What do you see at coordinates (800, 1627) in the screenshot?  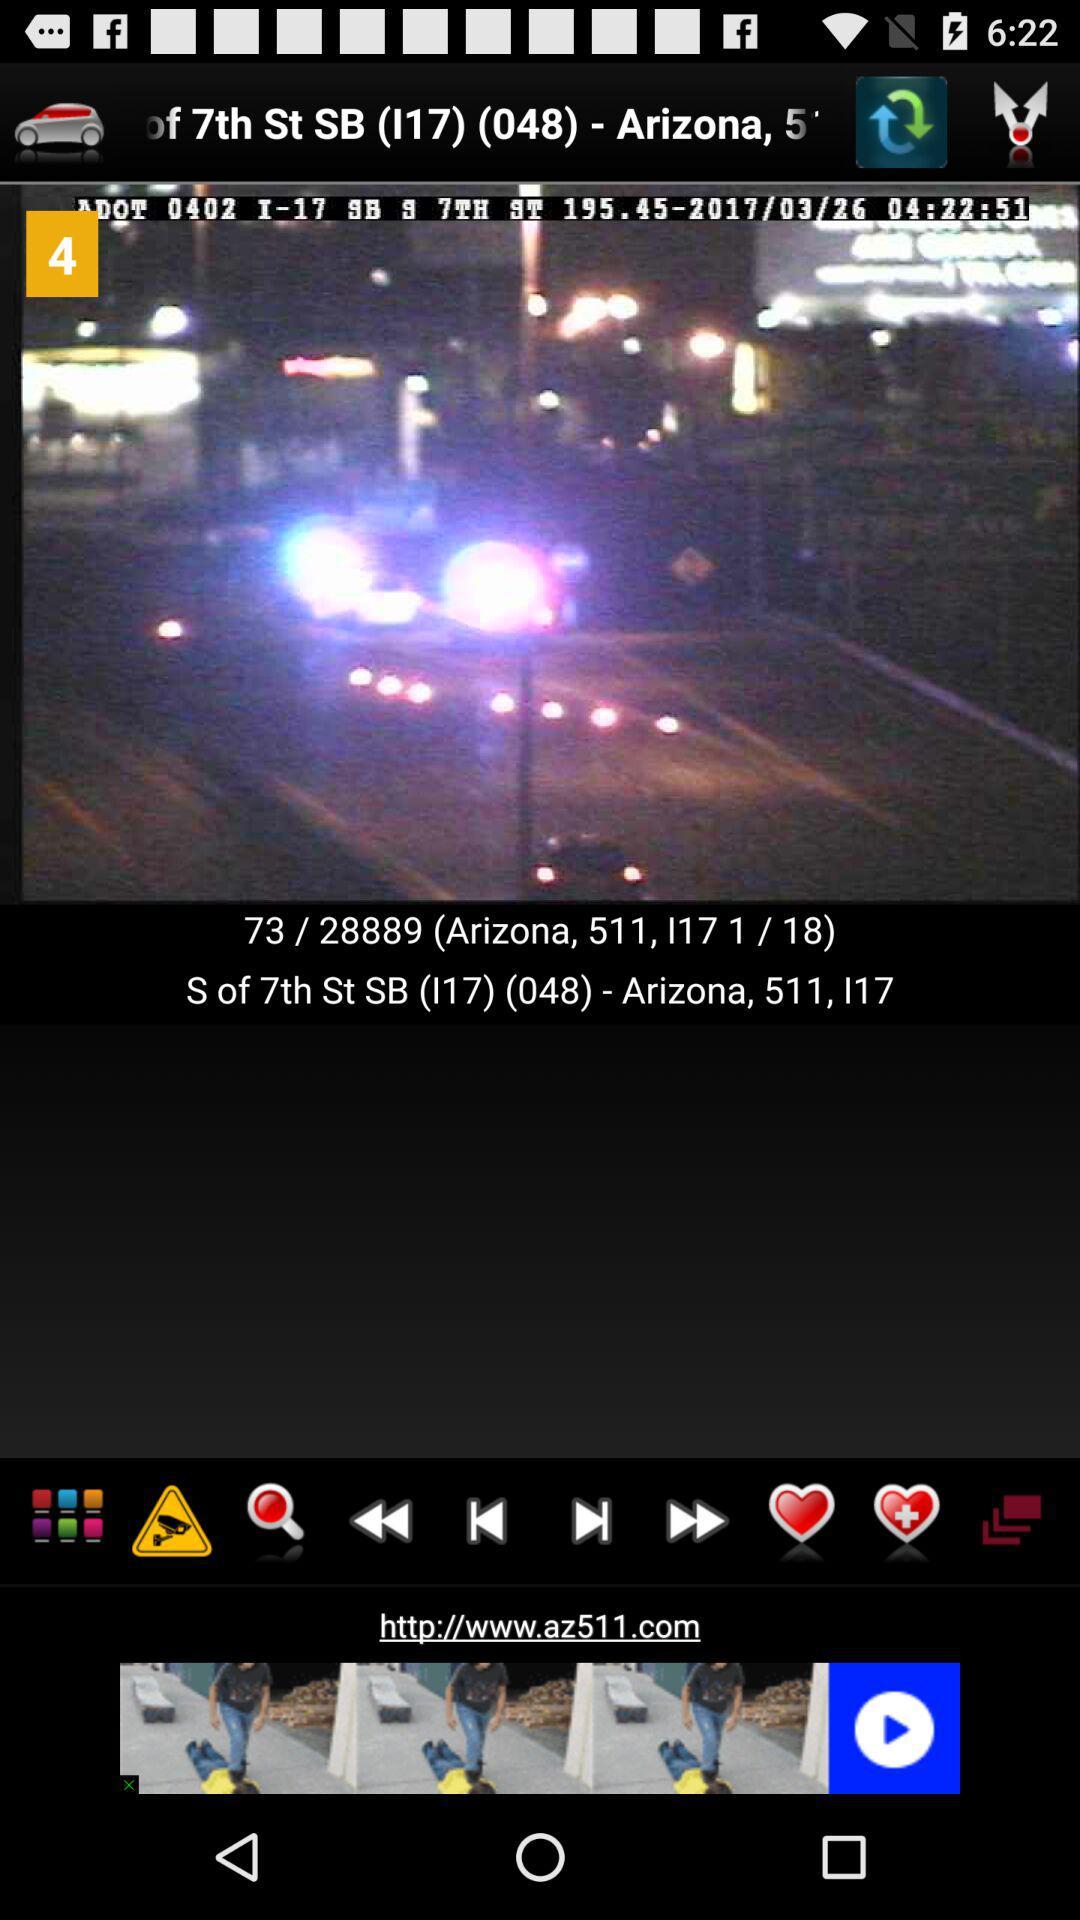 I see `the favorite icon` at bounding box center [800, 1627].